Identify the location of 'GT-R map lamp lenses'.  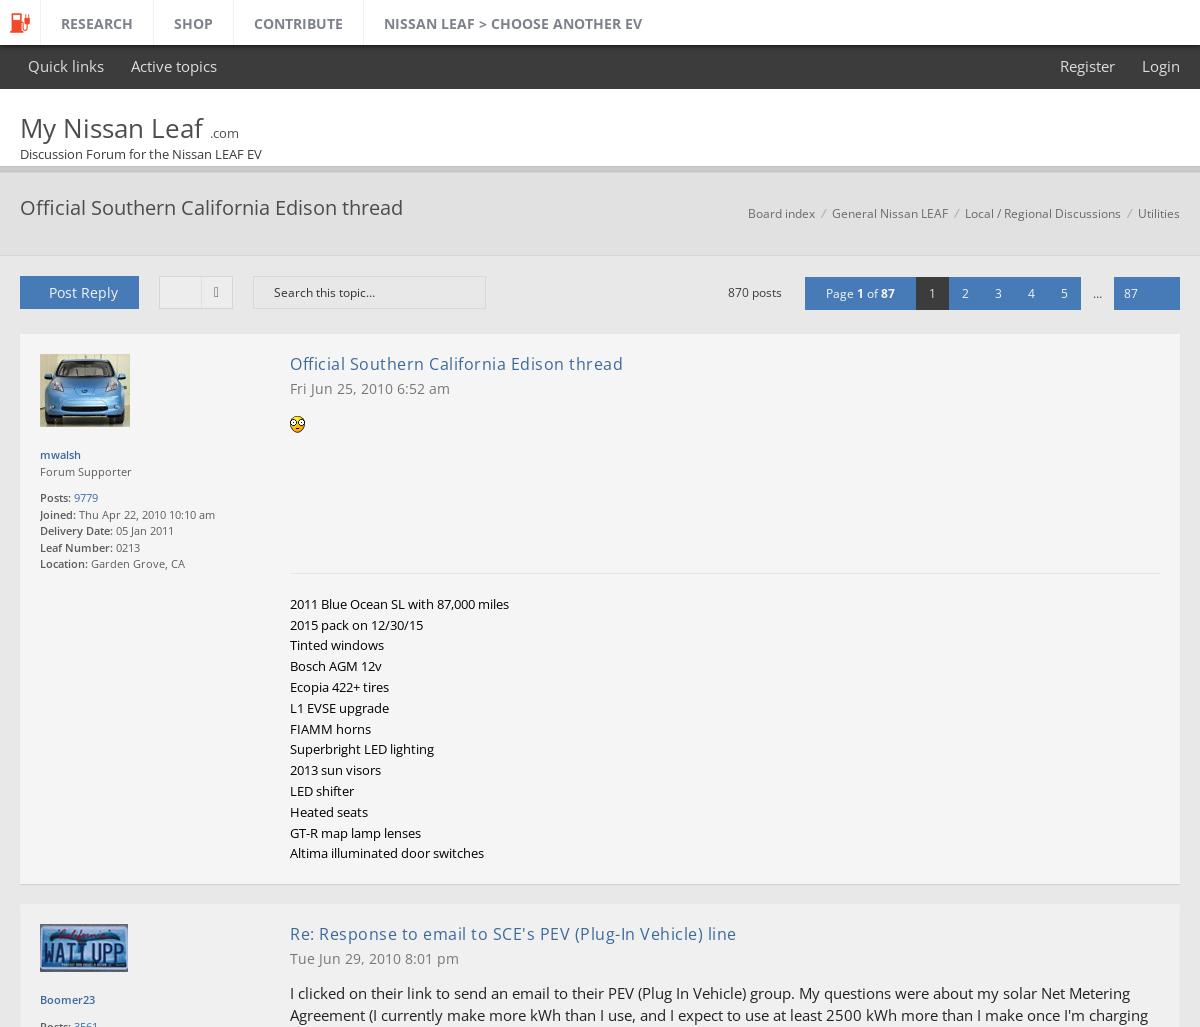
(355, 831).